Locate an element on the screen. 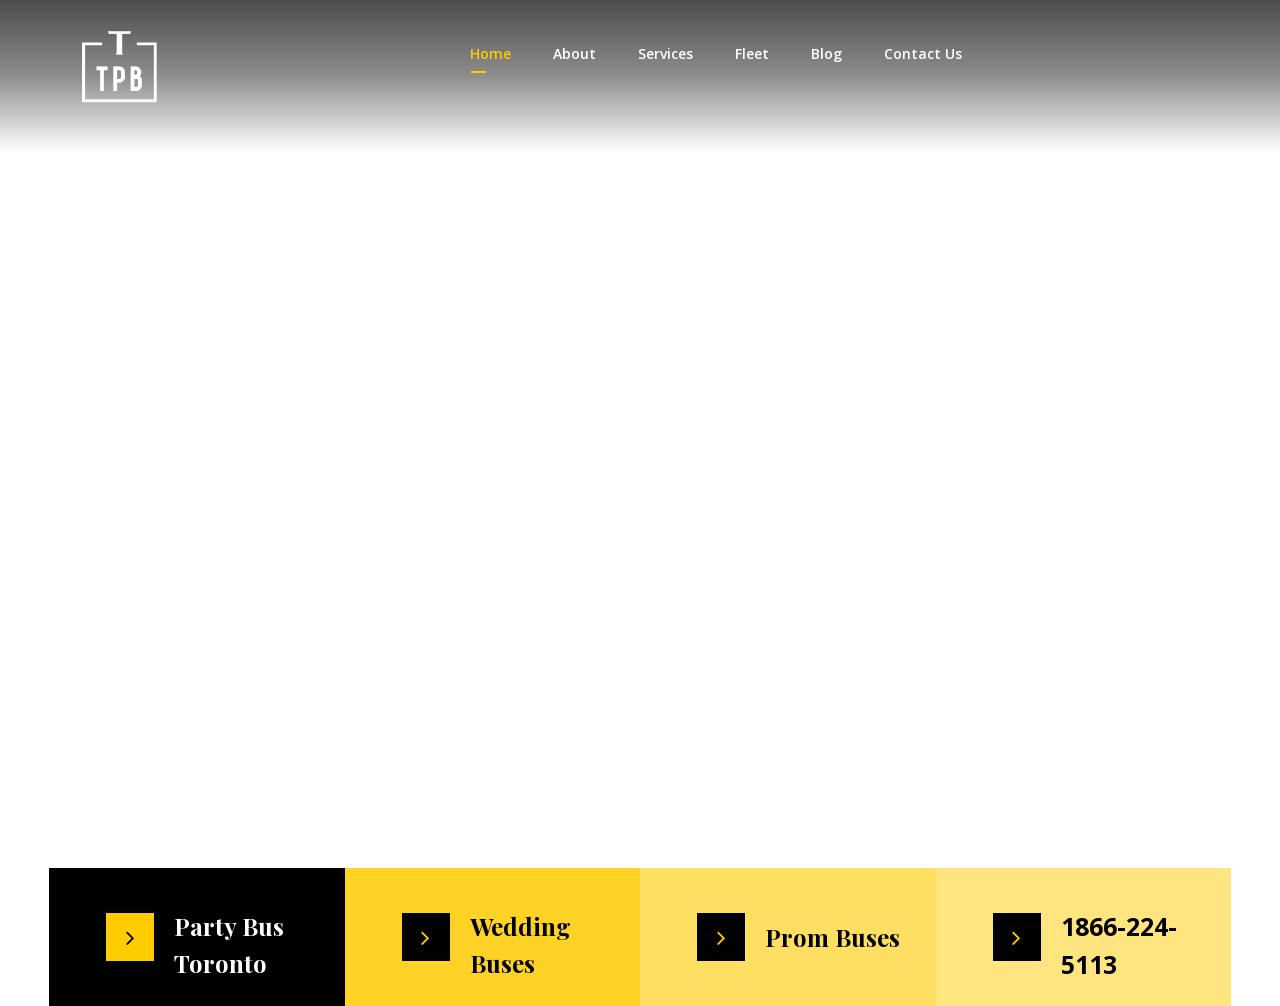  'Home' is located at coordinates (489, 53).